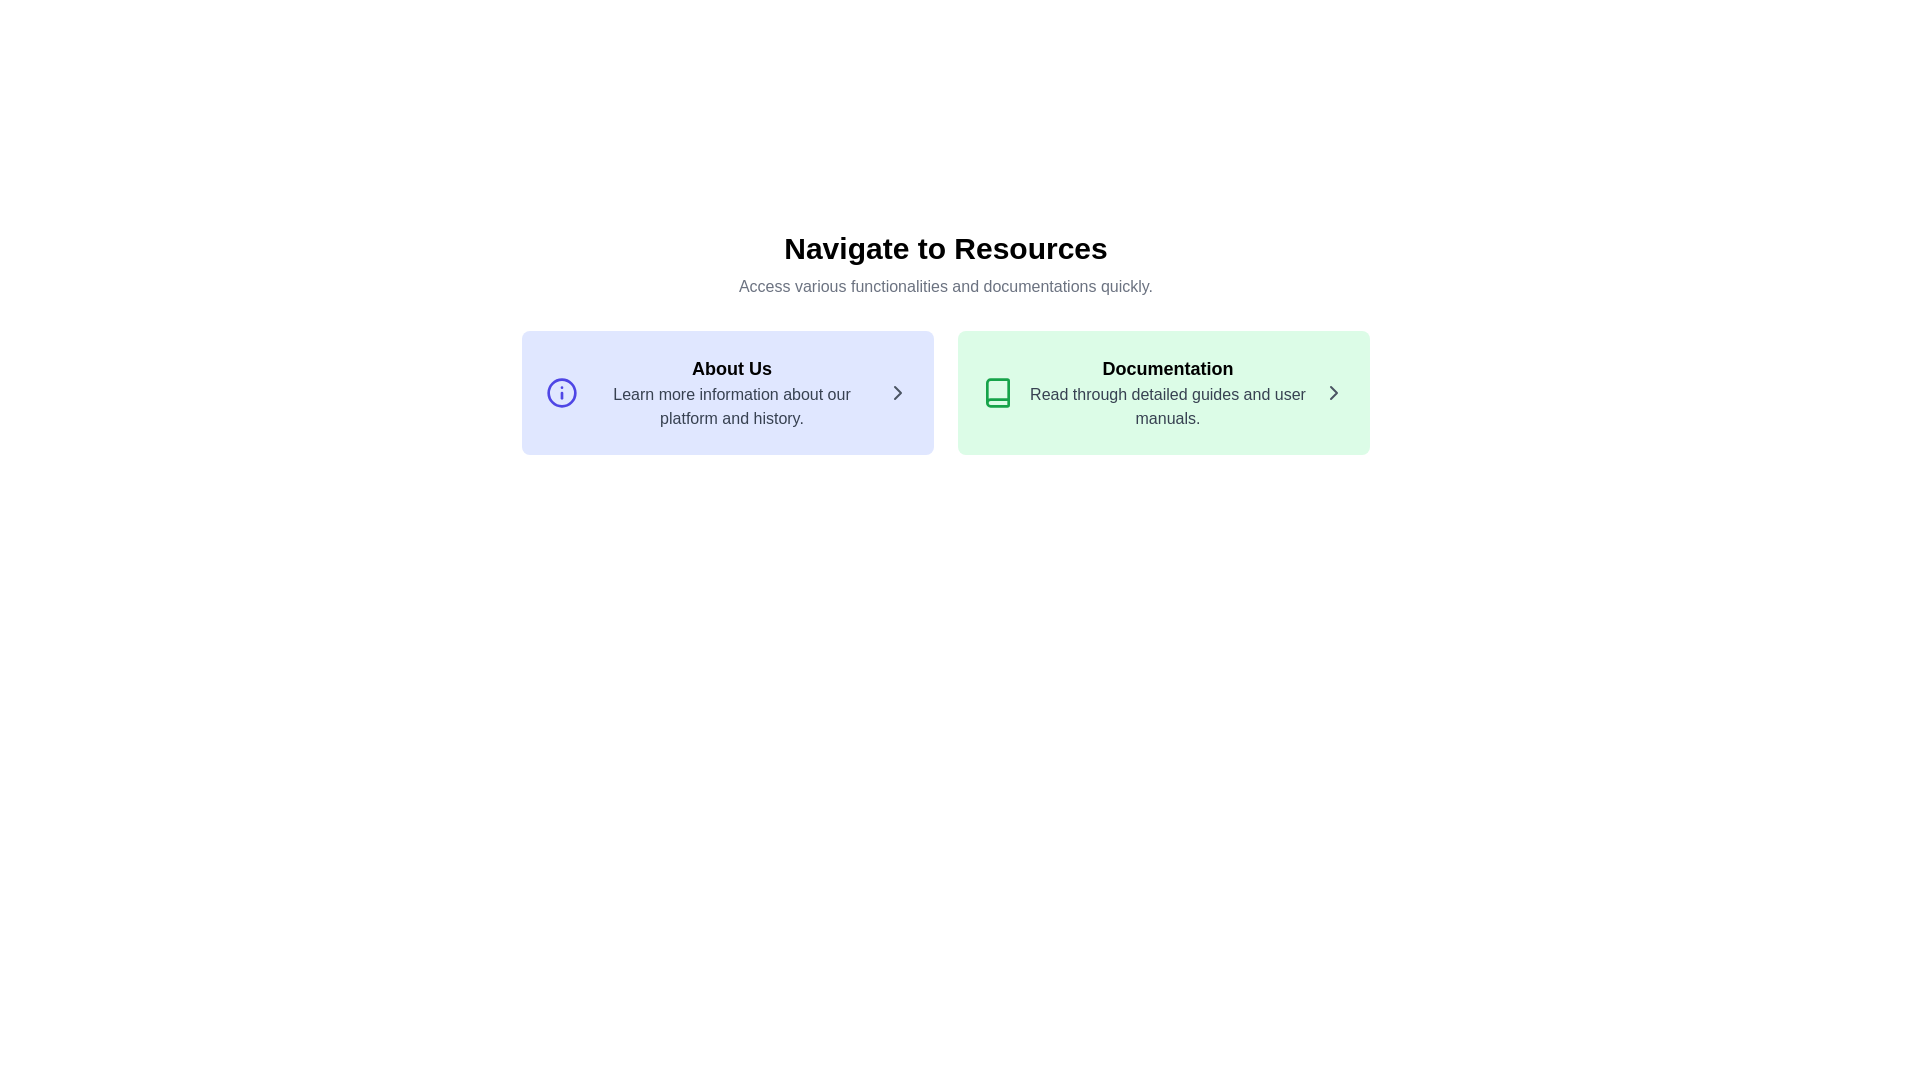 The width and height of the screenshot is (1920, 1080). I want to click on the text element styled in gray that reads 'Access various functionalities and documentations quickly.' which is located directly beneath the bold headline 'Navigate to Resources.', so click(944, 286).